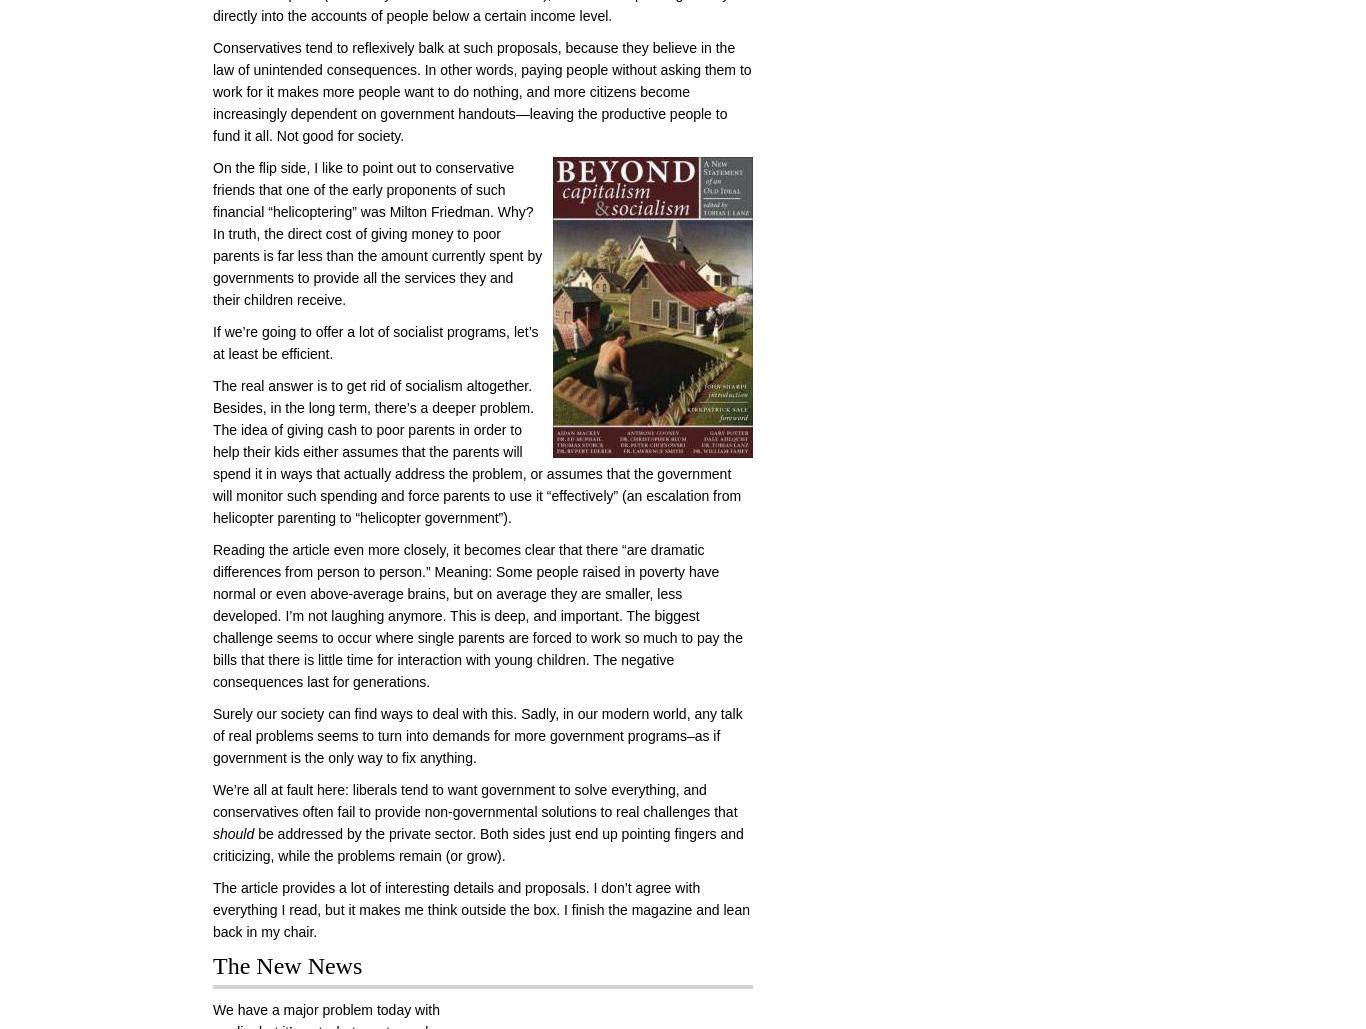  I want to click on 'The real answer is to get rid of socialism altogether. Besides, in the long term, there’s a deeper problem. The idea of giving cash to poor parents in order to help their kids either assumes that the parents will spend it in ways that actually address the problem, or assumes that the government will monitor such spending and force parents to use it “effectively” (an escalation from helicopter parenting to “helicopter government”).', so click(477, 452).